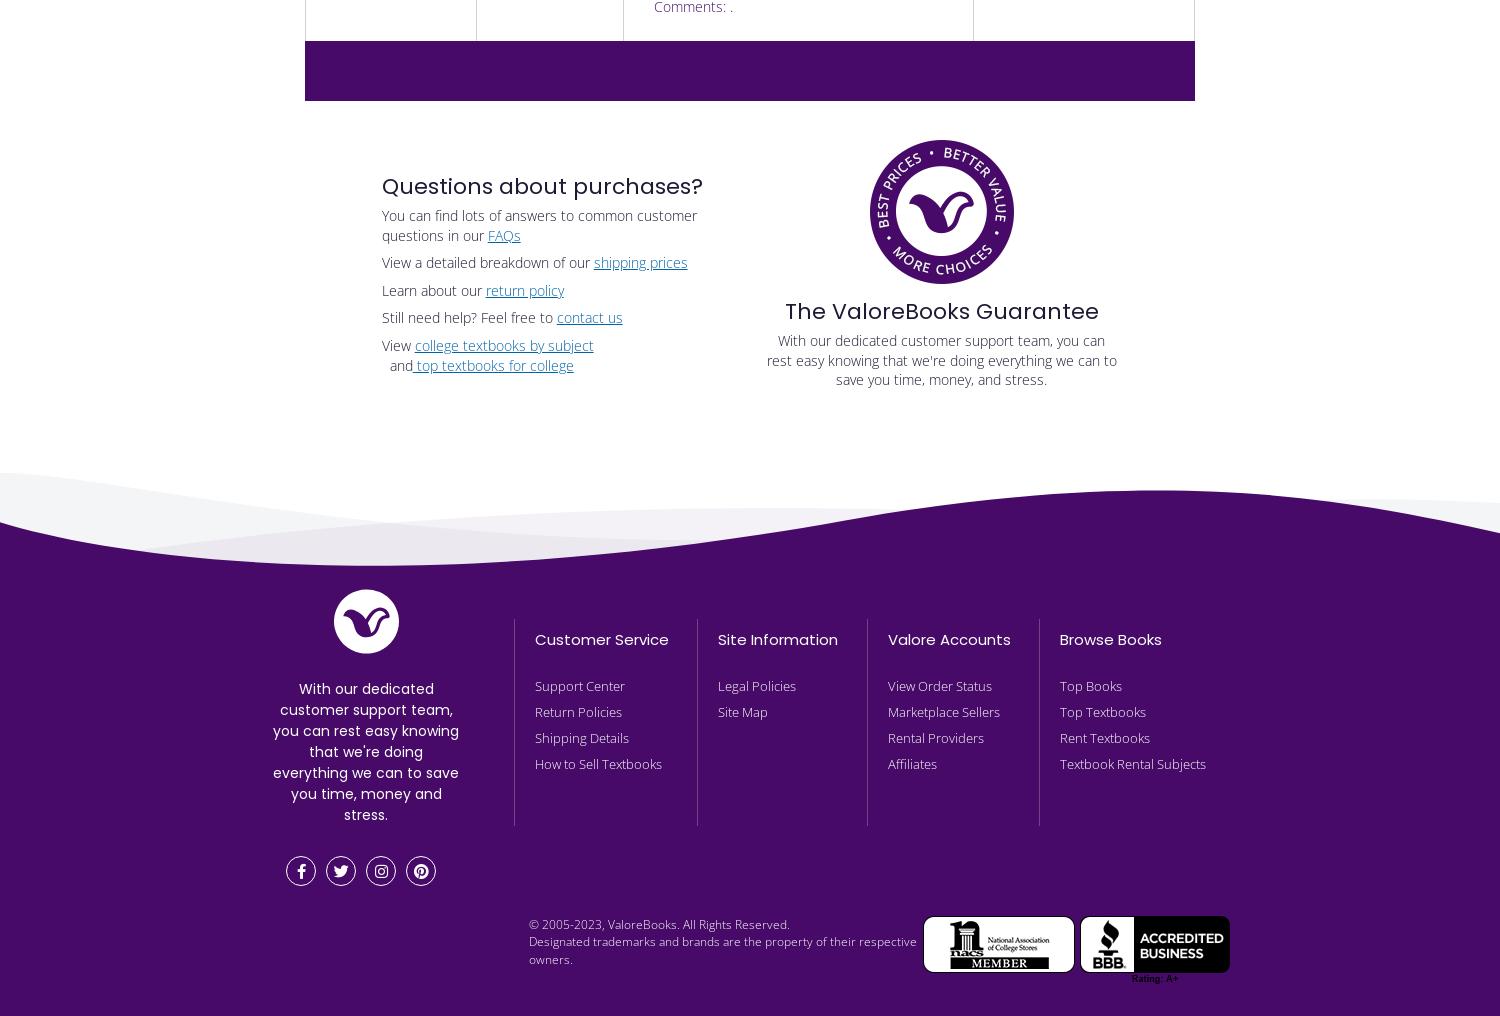 The height and width of the screenshot is (1016, 1500). Describe the element at coordinates (396, 364) in the screenshot. I see `'and'` at that location.